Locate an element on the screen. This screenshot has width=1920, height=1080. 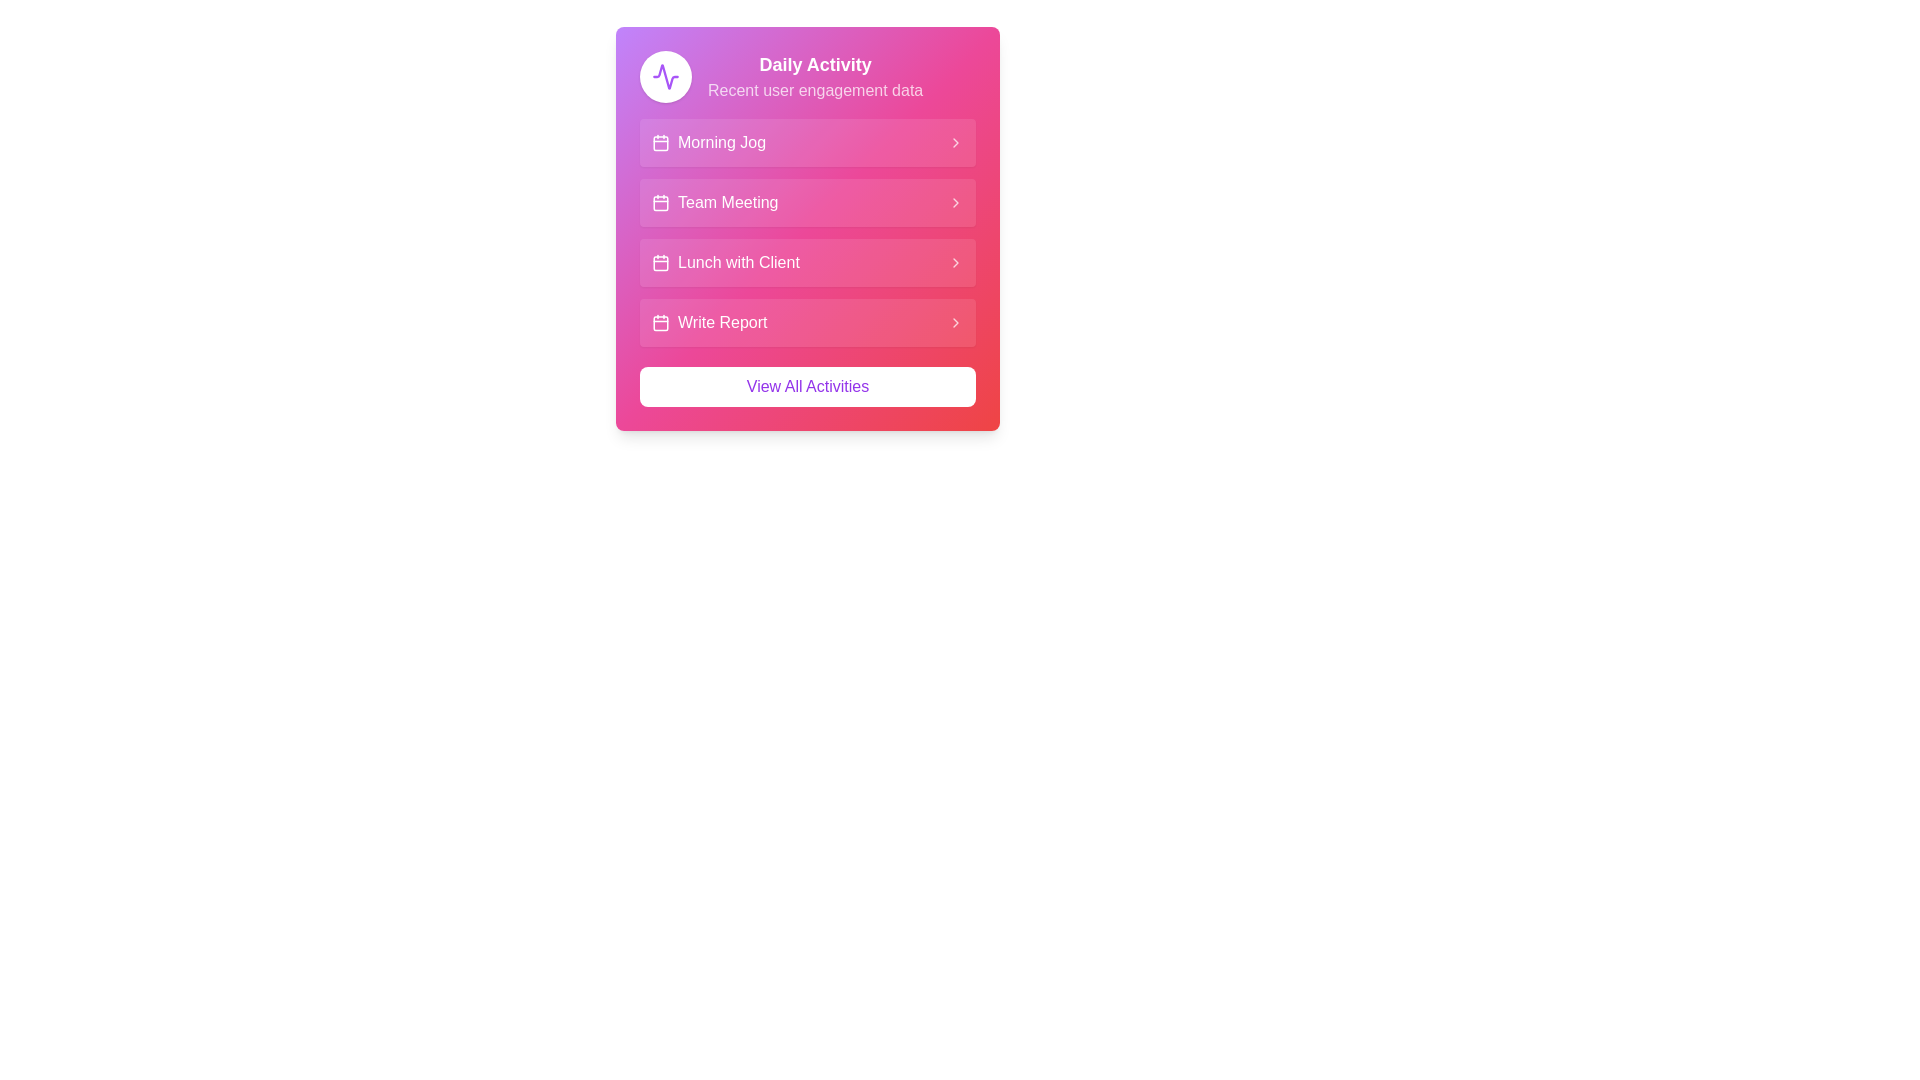
text of the Text block with an associated icon that displays 'Daily Activity' and 'Recent user engagement data' with a purple activity wave icon on the left is located at coordinates (807, 76).